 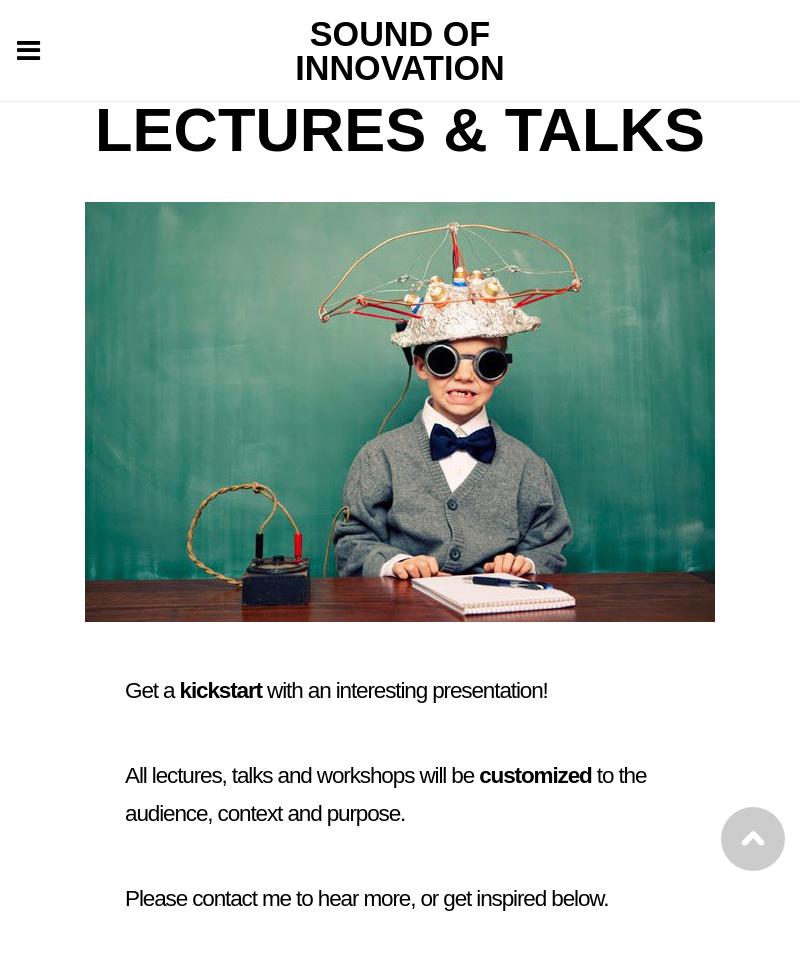 I want to click on 'Lectures & Talks', so click(x=398, y=129).